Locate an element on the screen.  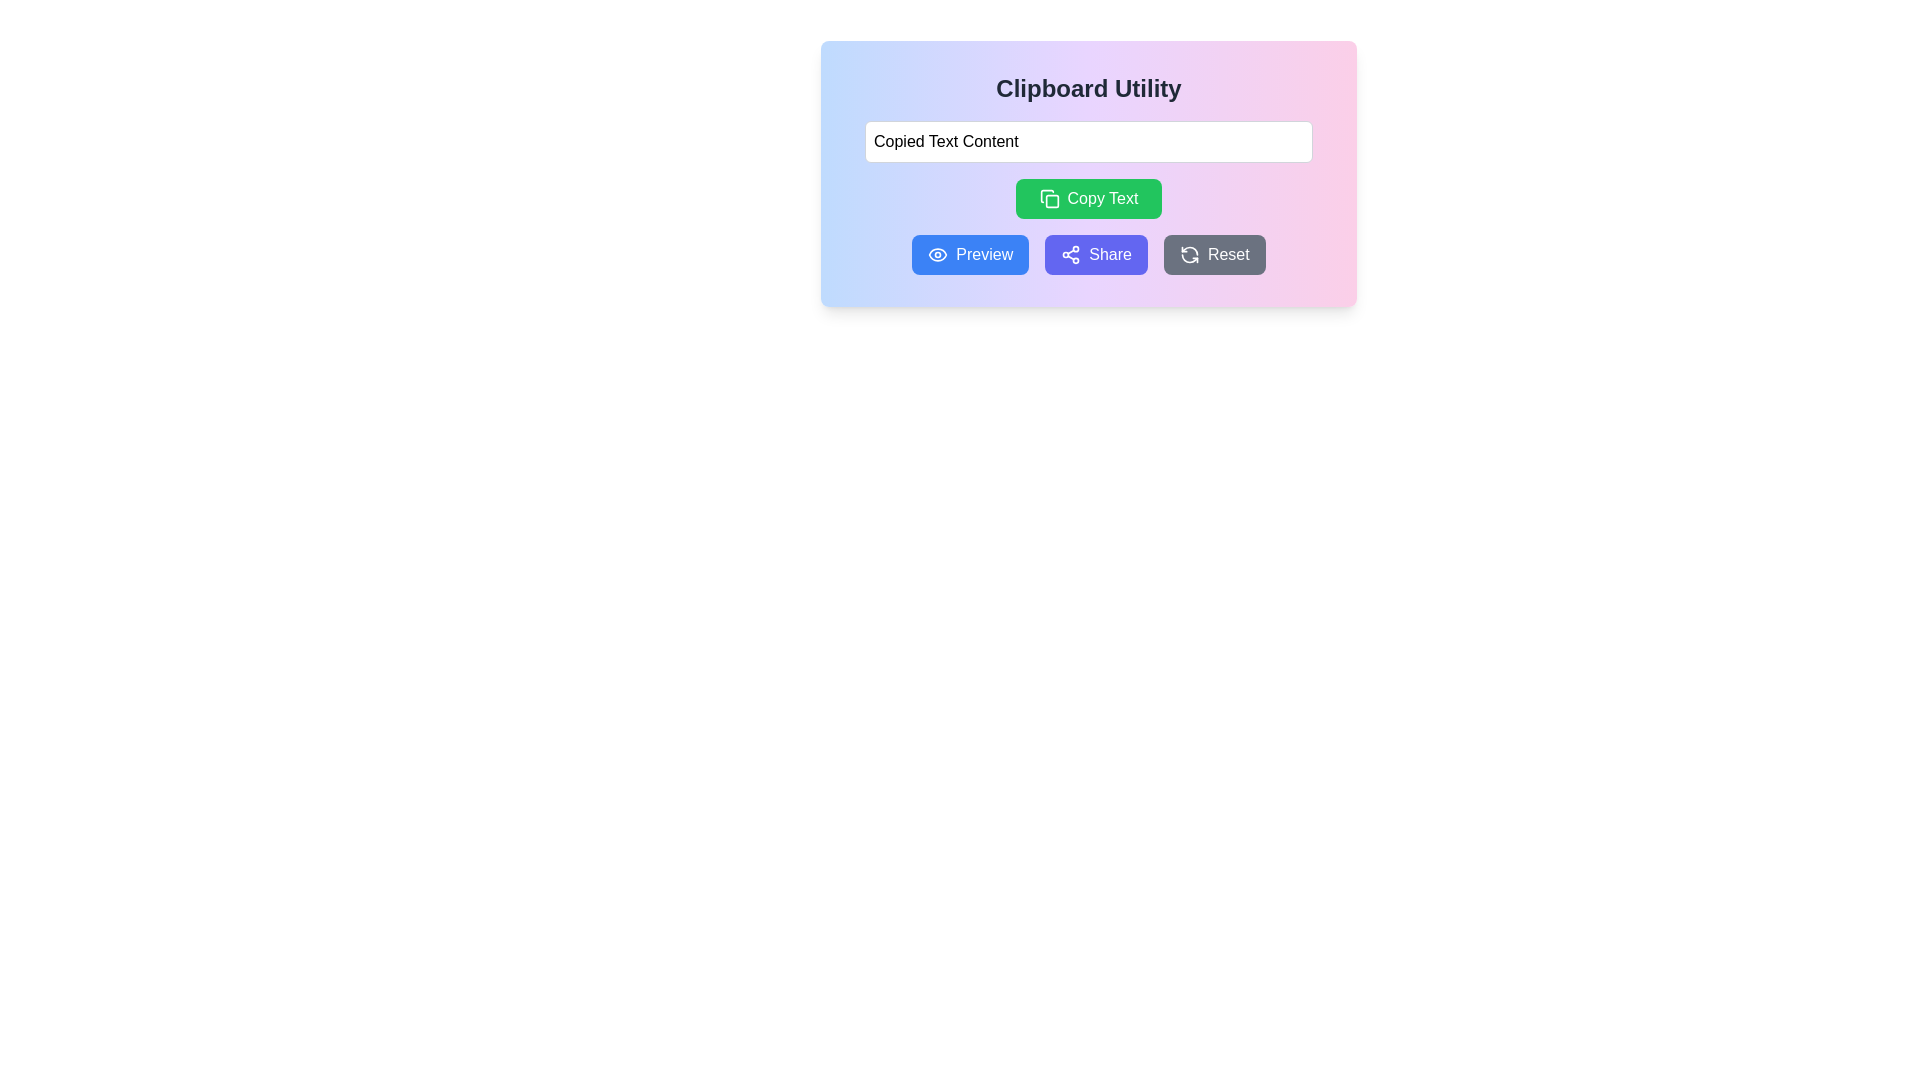
the 'Share' button, which is the third button from the left in the row of buttons below the text input field, styled with white text on a purple background is located at coordinates (1109, 253).